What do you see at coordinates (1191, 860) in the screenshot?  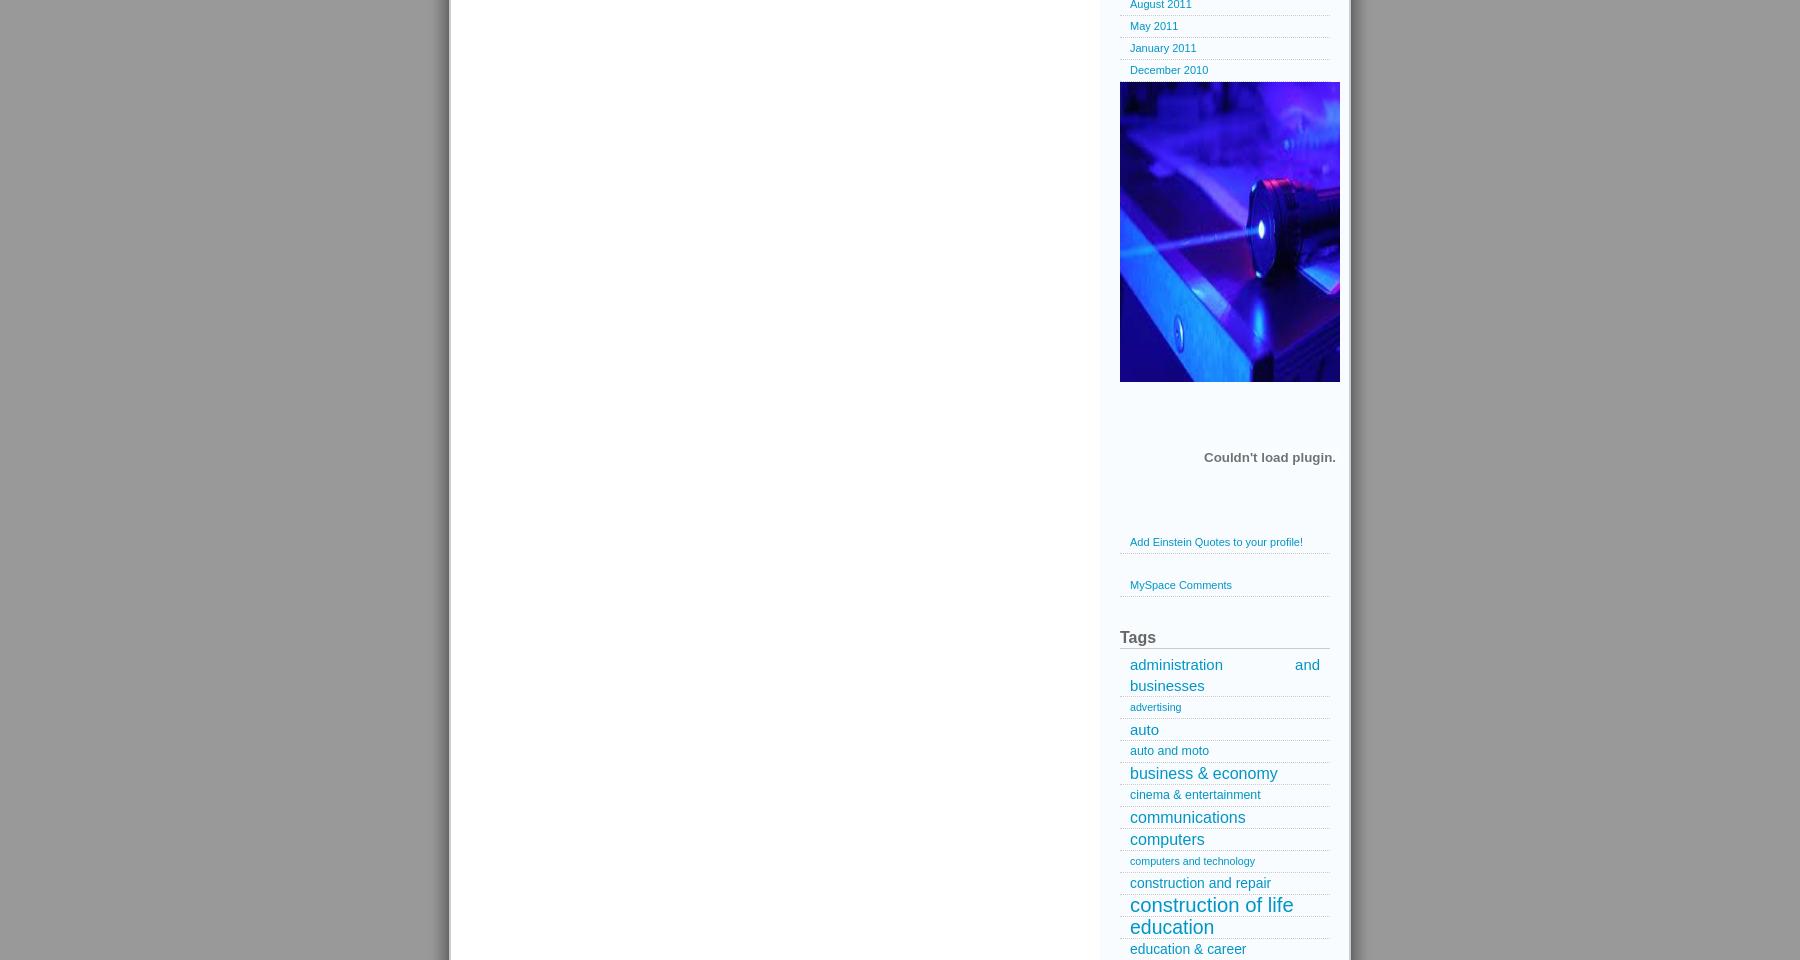 I see `'computers and technology'` at bounding box center [1191, 860].